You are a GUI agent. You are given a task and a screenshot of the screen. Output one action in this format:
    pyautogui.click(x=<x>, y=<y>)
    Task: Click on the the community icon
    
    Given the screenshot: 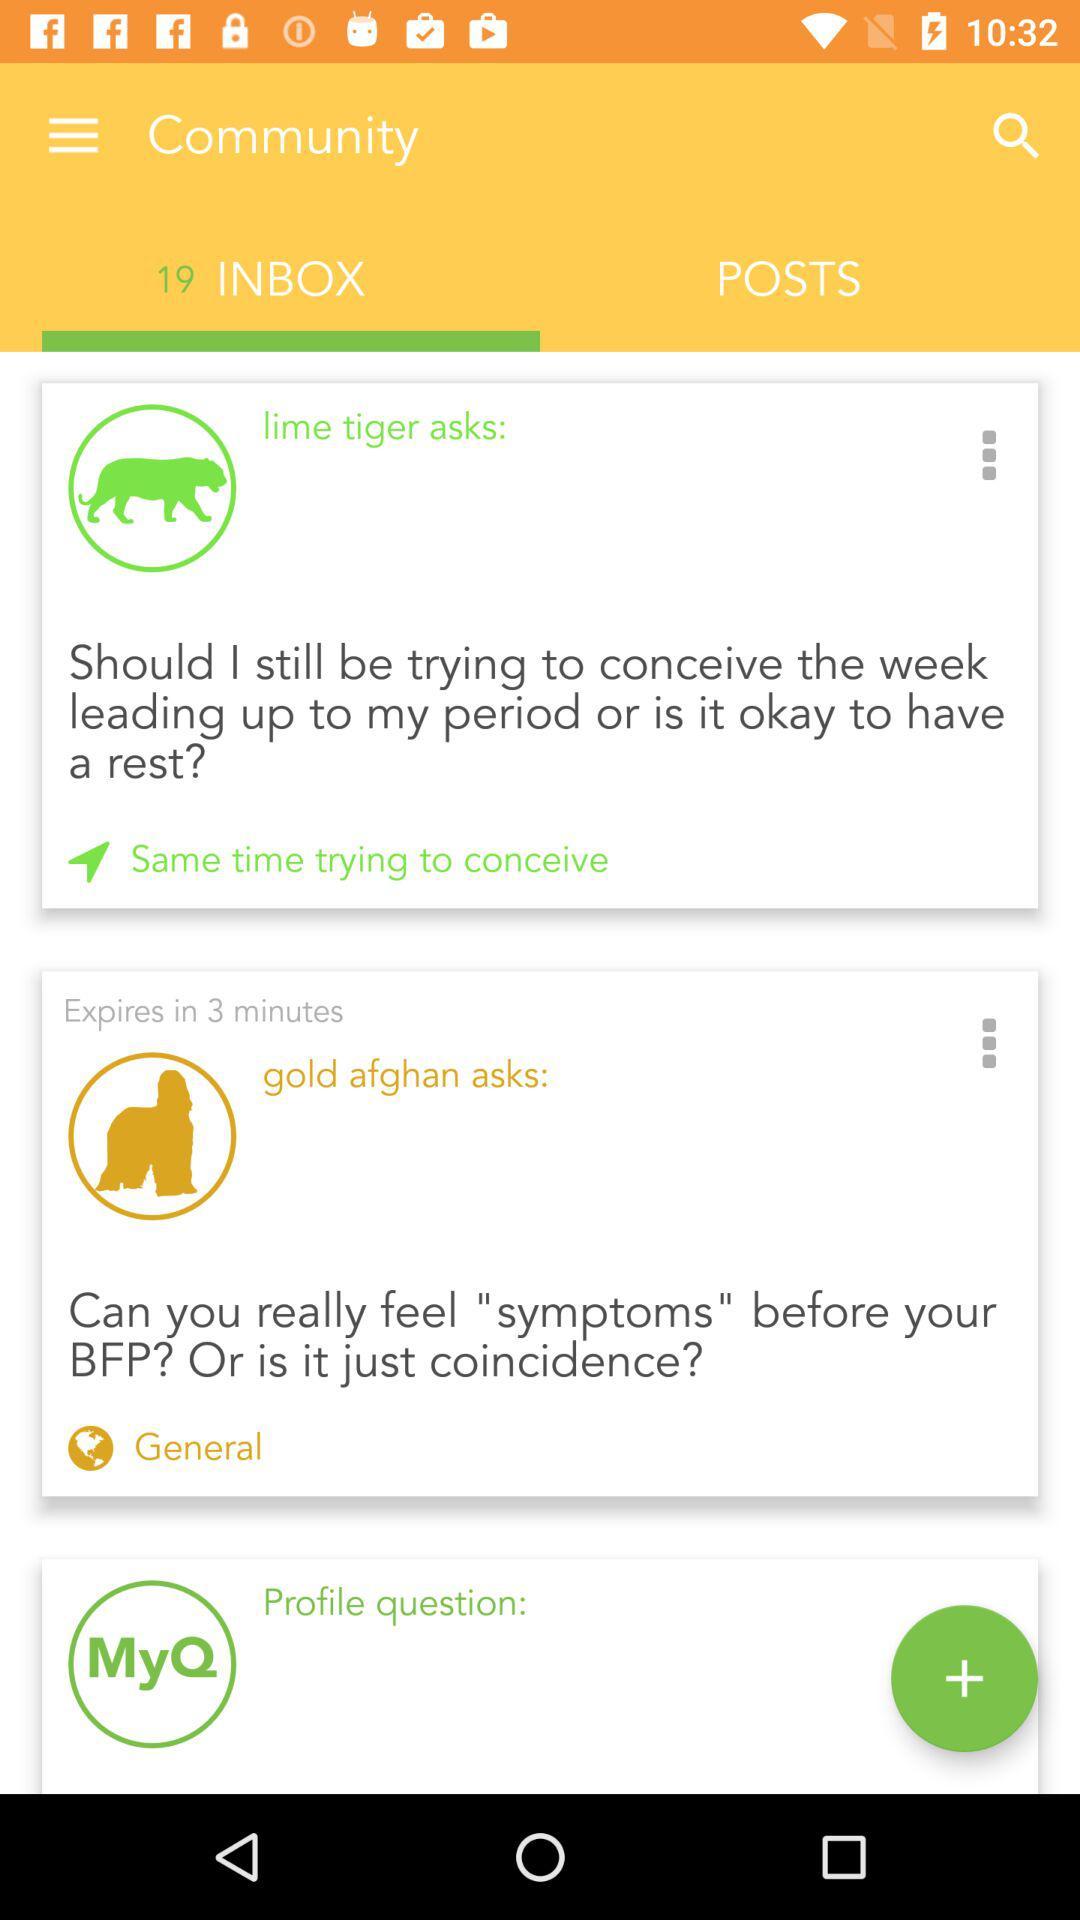 What is the action you would take?
    pyautogui.click(x=550, y=135)
    